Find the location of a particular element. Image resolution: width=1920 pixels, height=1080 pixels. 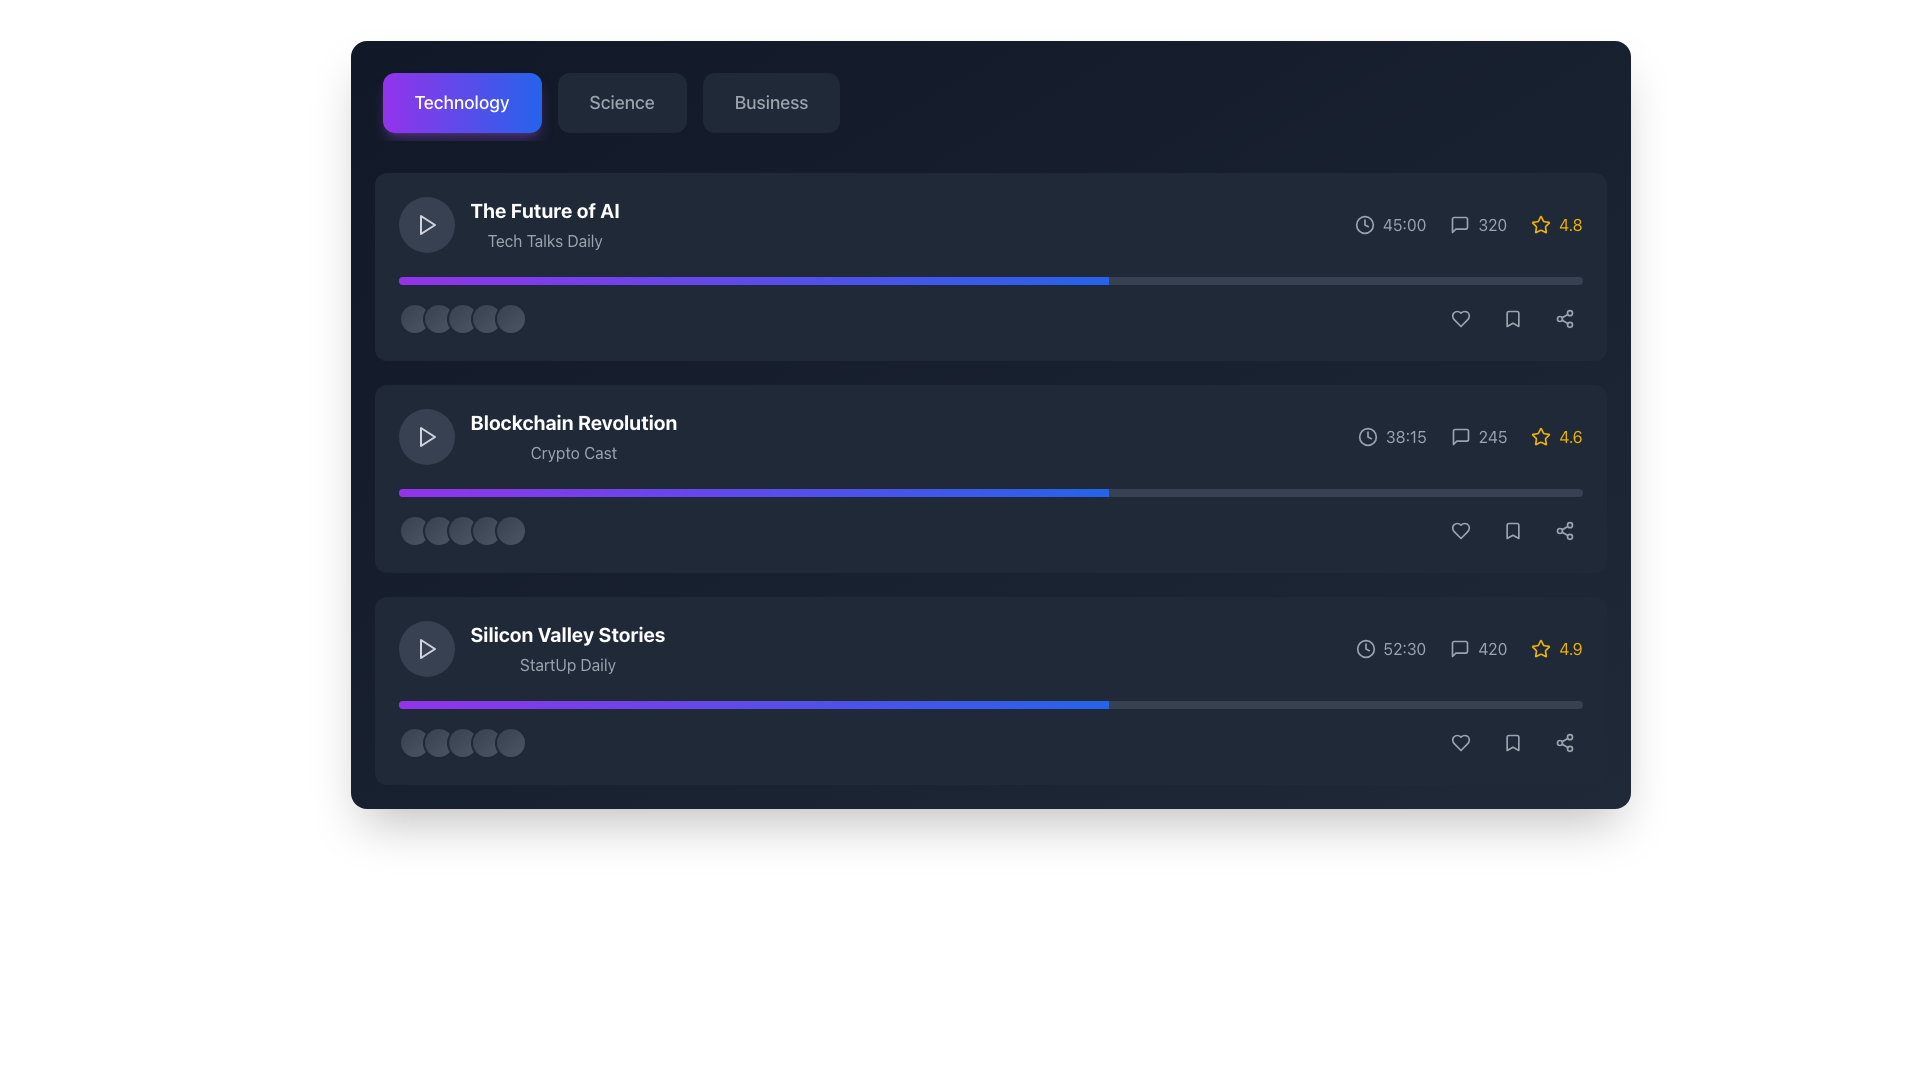

the clock icon, which is a circular, light gray icon with two hands, located to the left of the time text '45:00' in the first content card is located at coordinates (1363, 224).